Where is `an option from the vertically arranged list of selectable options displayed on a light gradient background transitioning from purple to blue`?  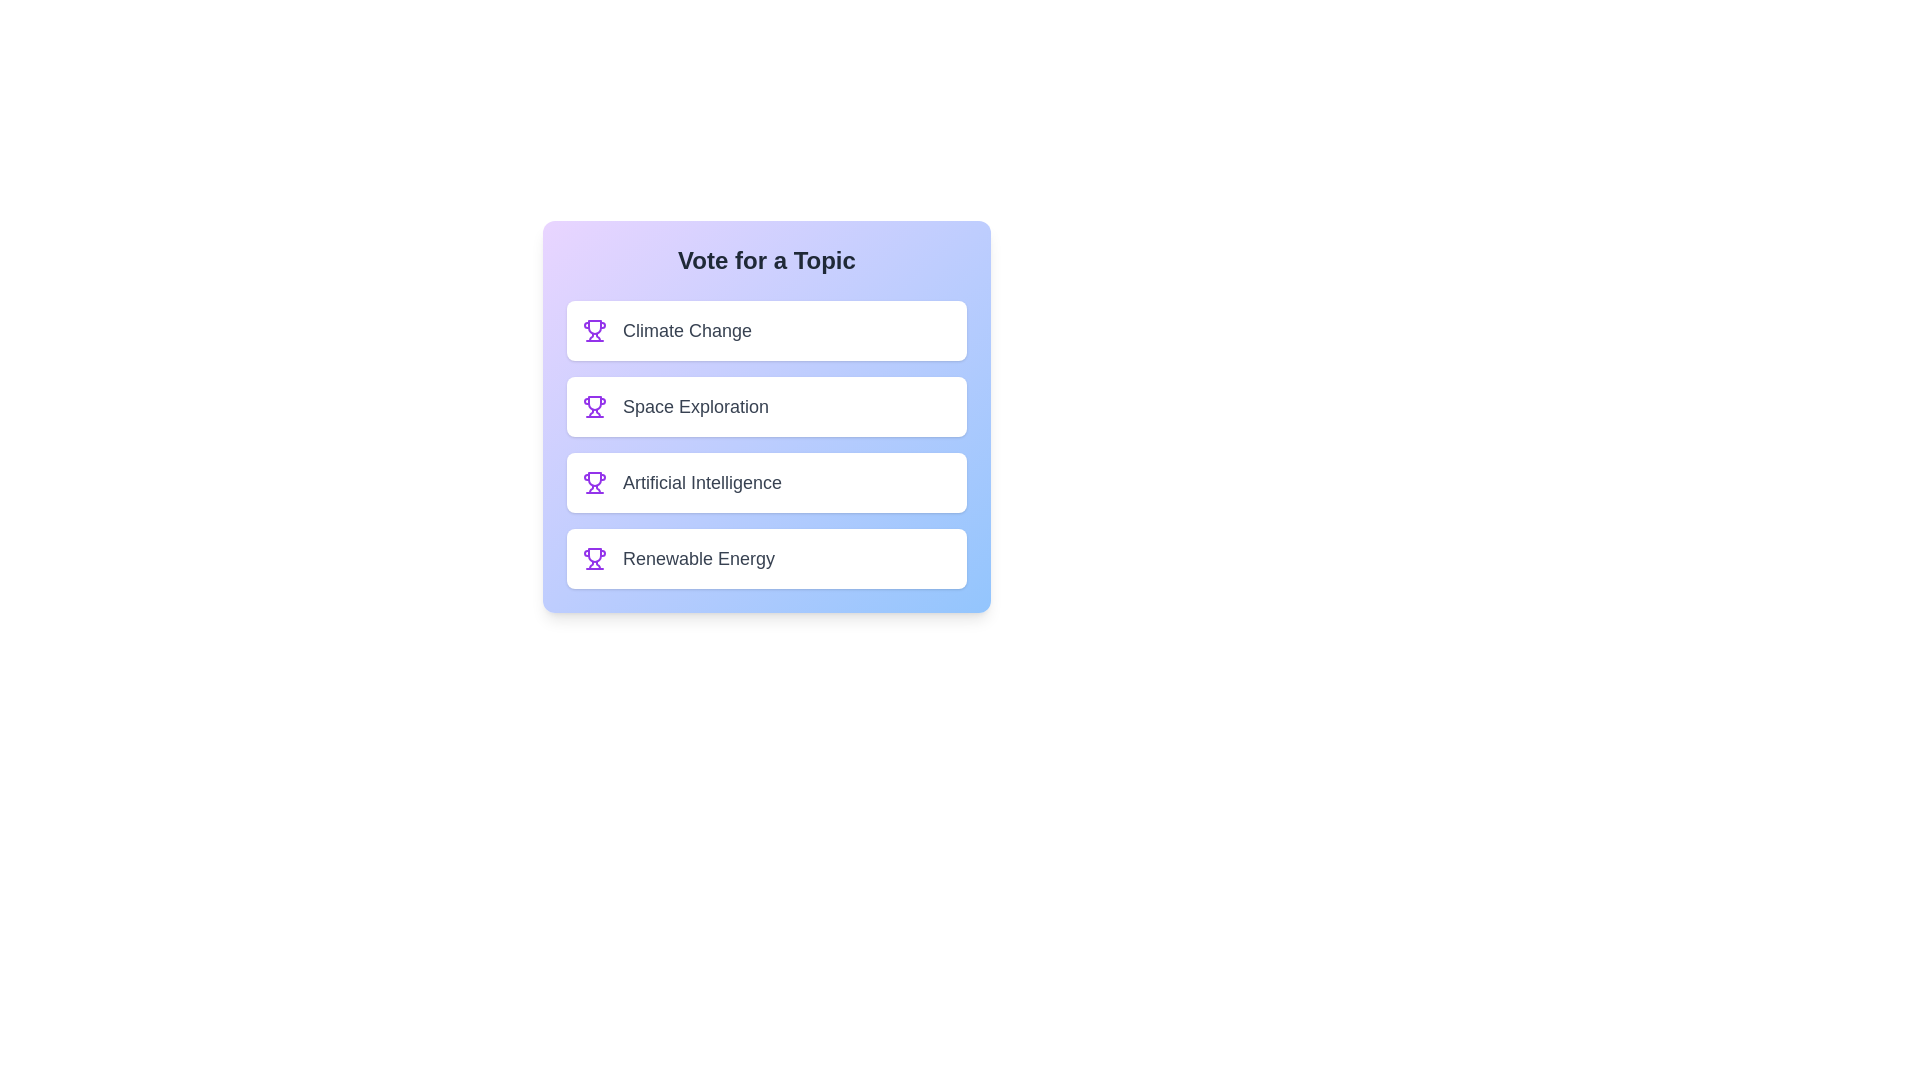
an option from the vertically arranged list of selectable options displayed on a light gradient background transitioning from purple to blue is located at coordinates (766, 443).